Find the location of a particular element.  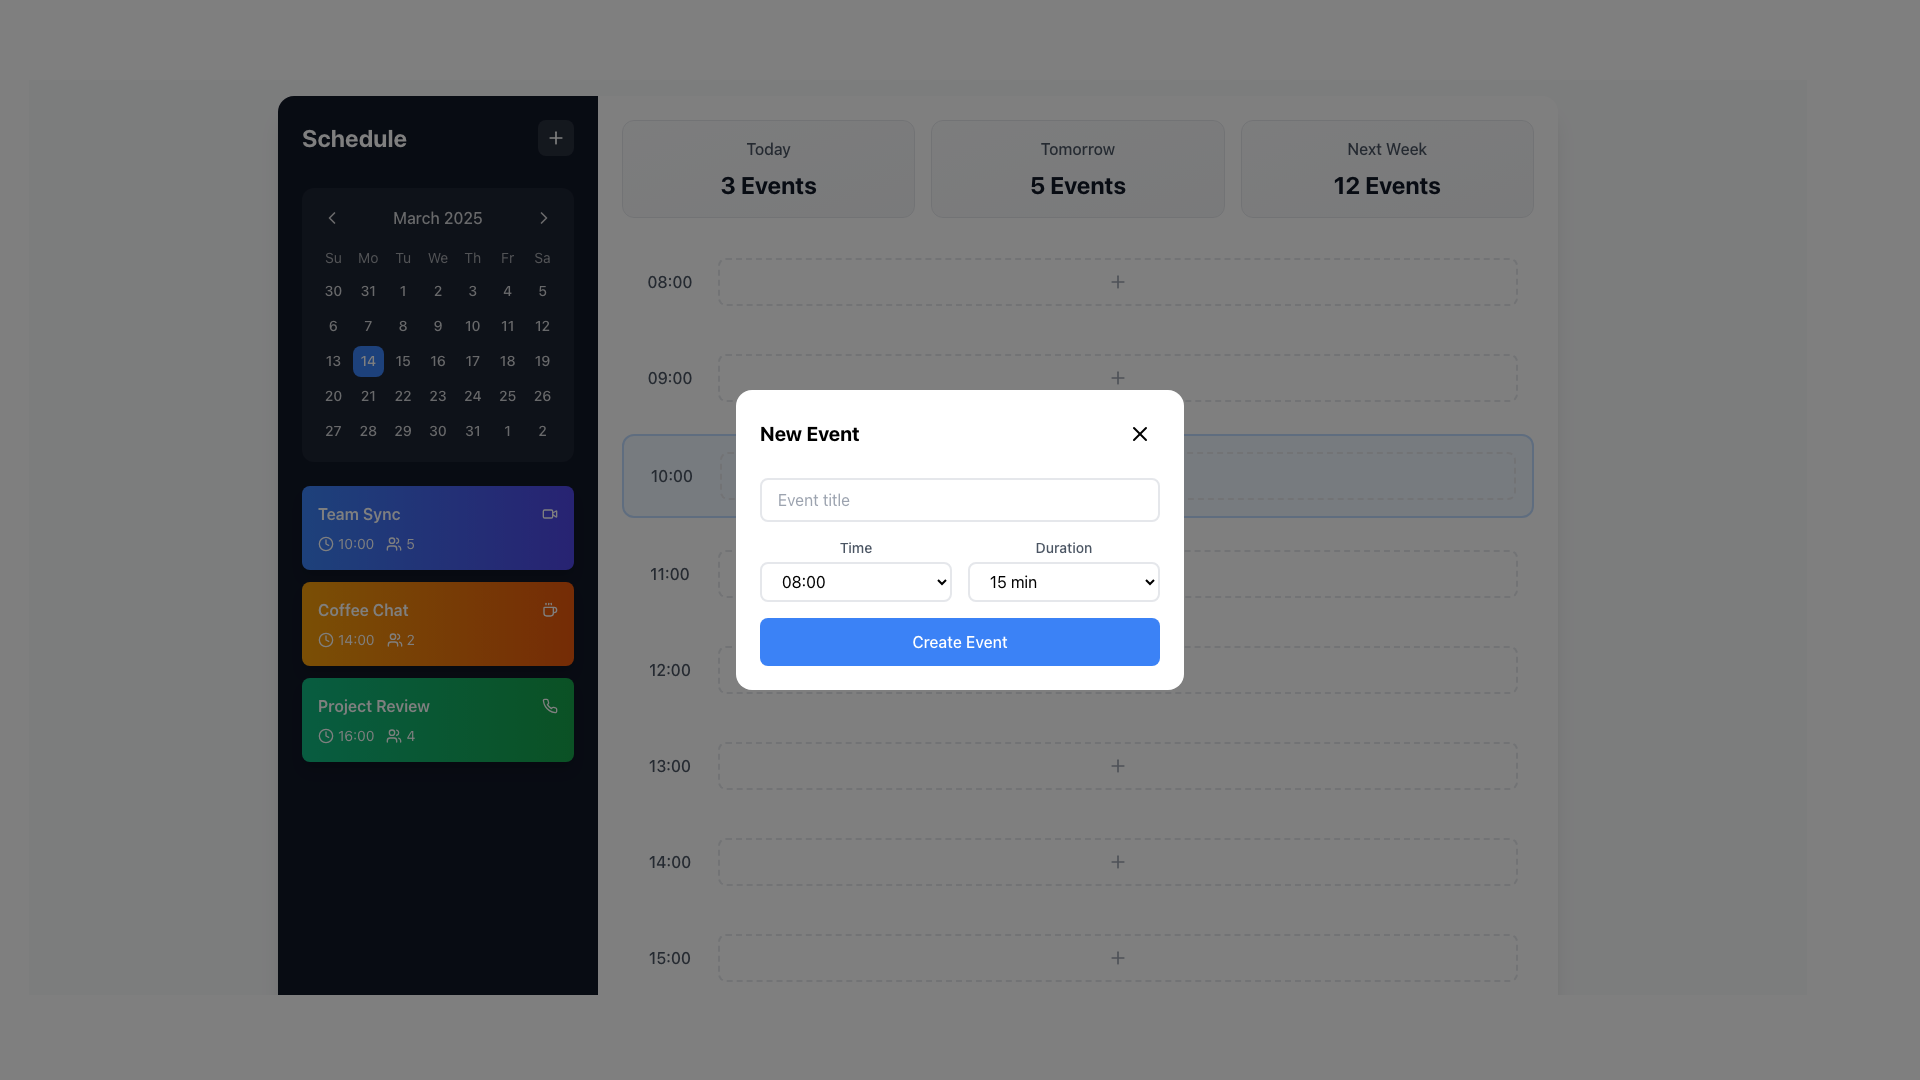

the user group indicator icon located in the 'Team Sync' block on the leftmost sidebar, positioned to the left of the number '5' is located at coordinates (394, 544).